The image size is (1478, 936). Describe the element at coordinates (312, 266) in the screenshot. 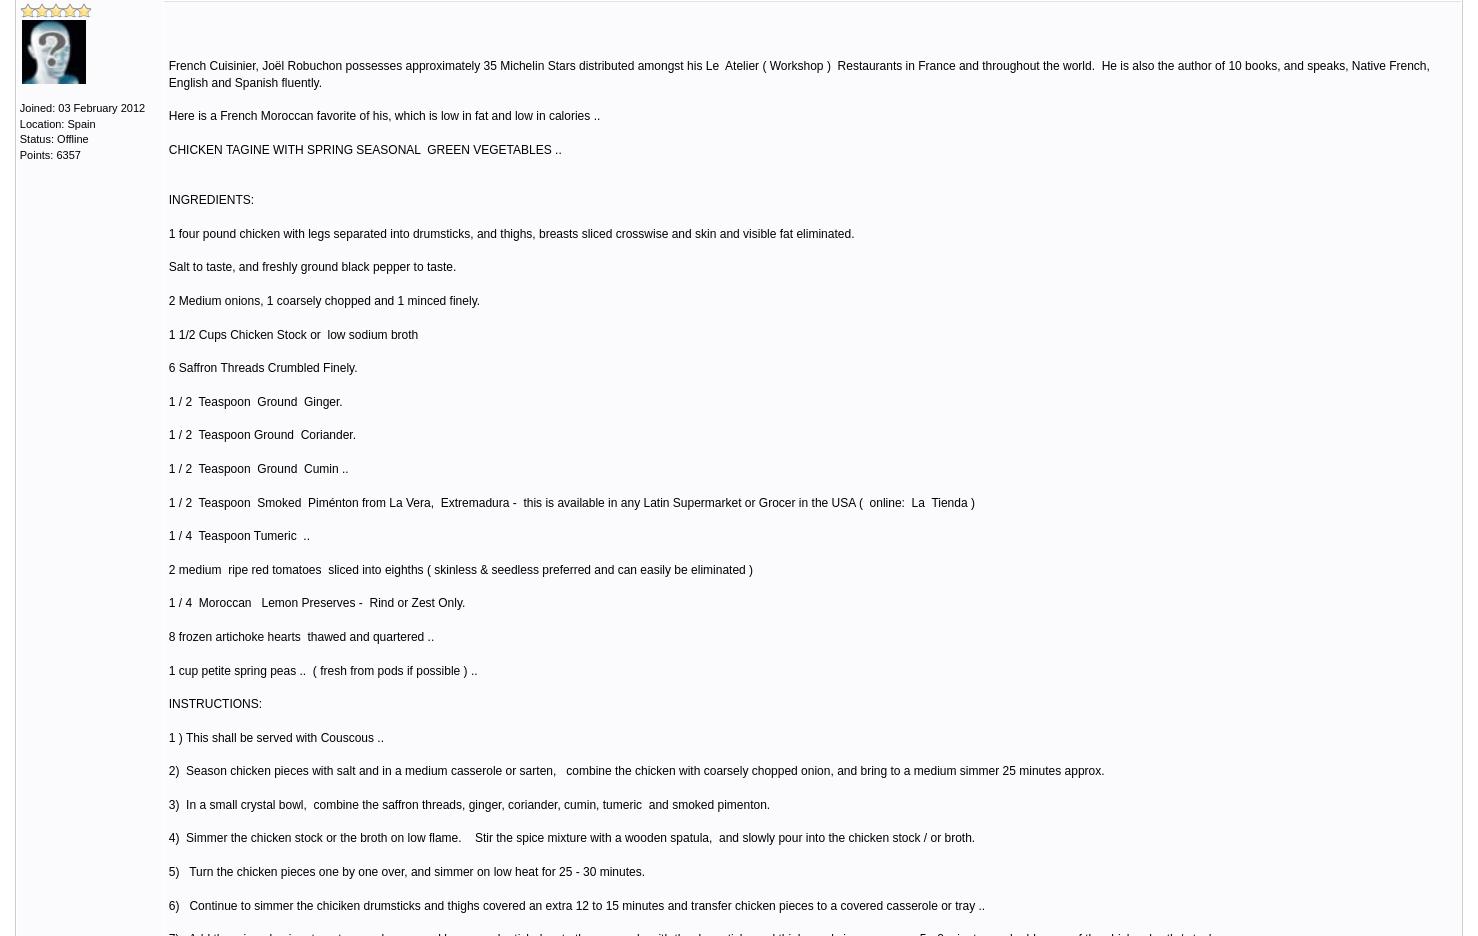

I see `'Salt to taste, and freshly ground black pepper to taste.'` at that location.